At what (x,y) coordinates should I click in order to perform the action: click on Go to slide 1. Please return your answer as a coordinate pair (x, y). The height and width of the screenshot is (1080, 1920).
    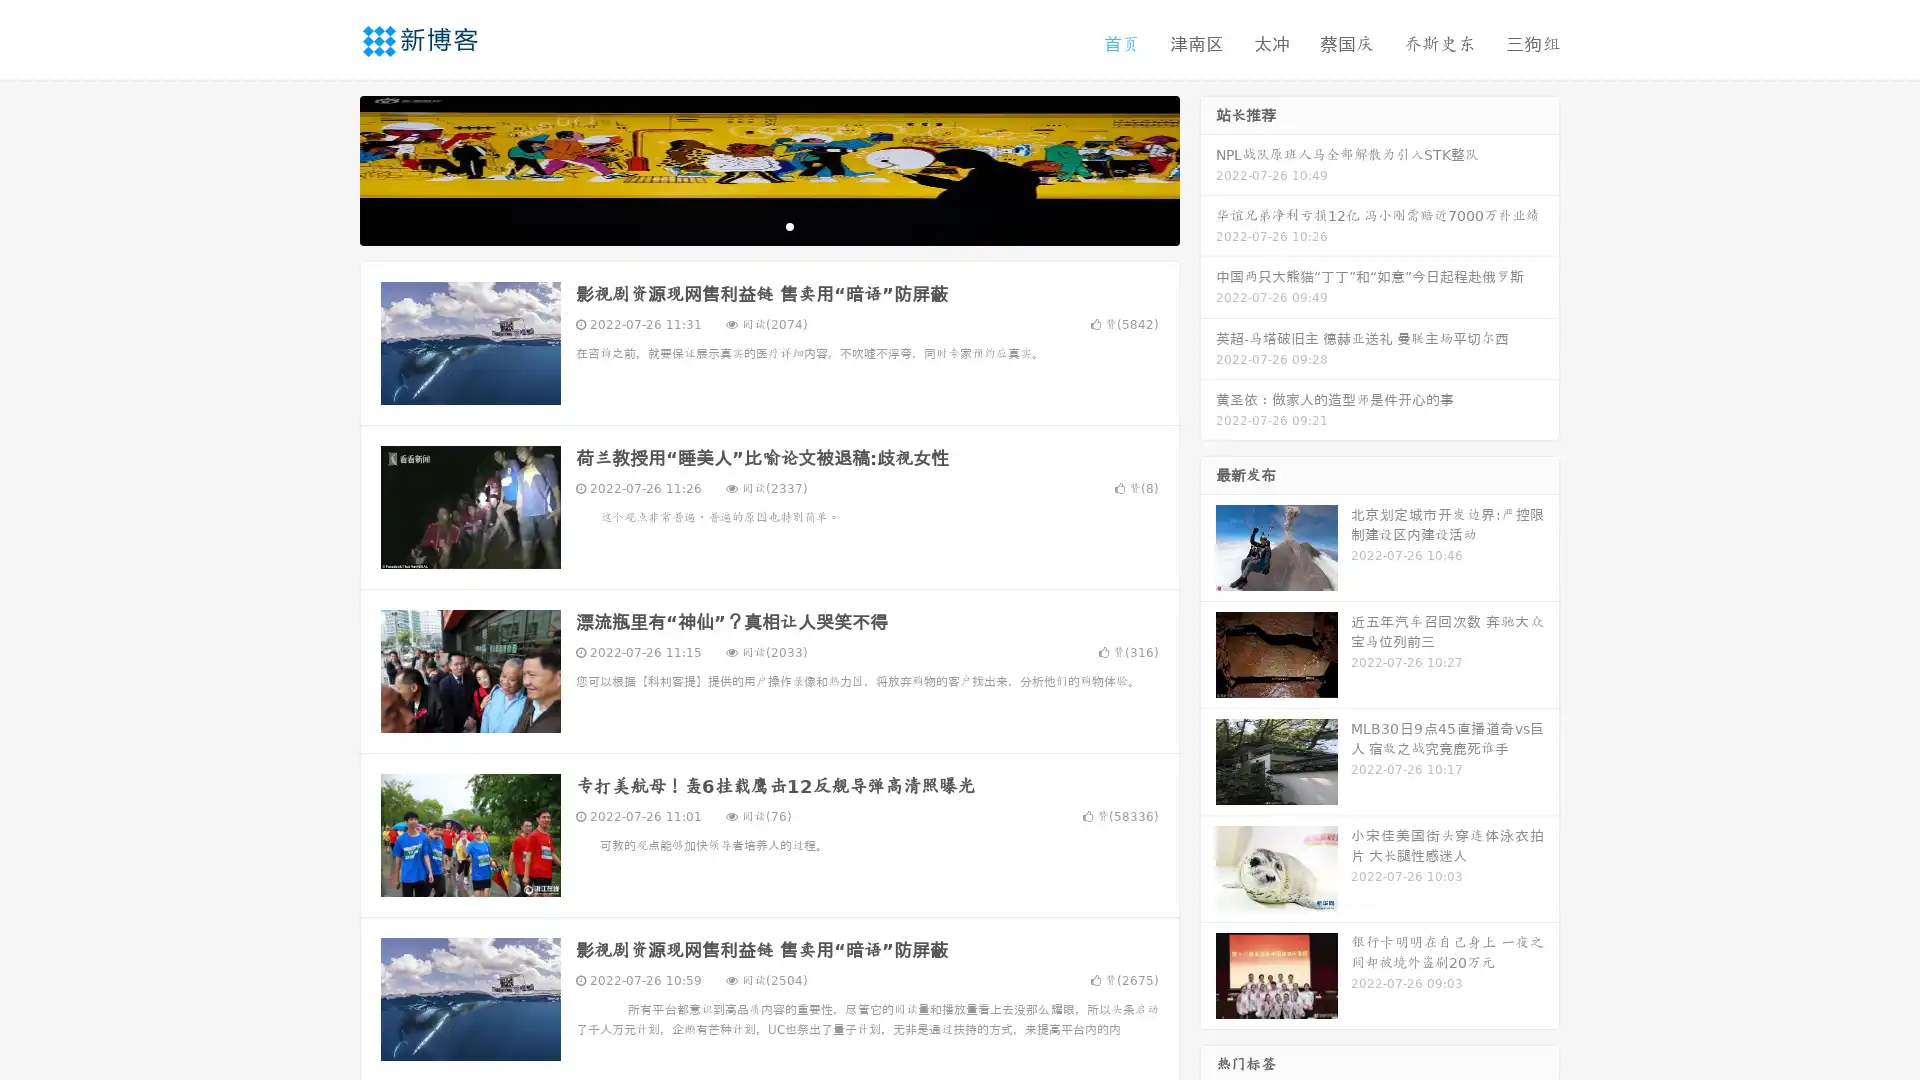
    Looking at the image, I should click on (748, 225).